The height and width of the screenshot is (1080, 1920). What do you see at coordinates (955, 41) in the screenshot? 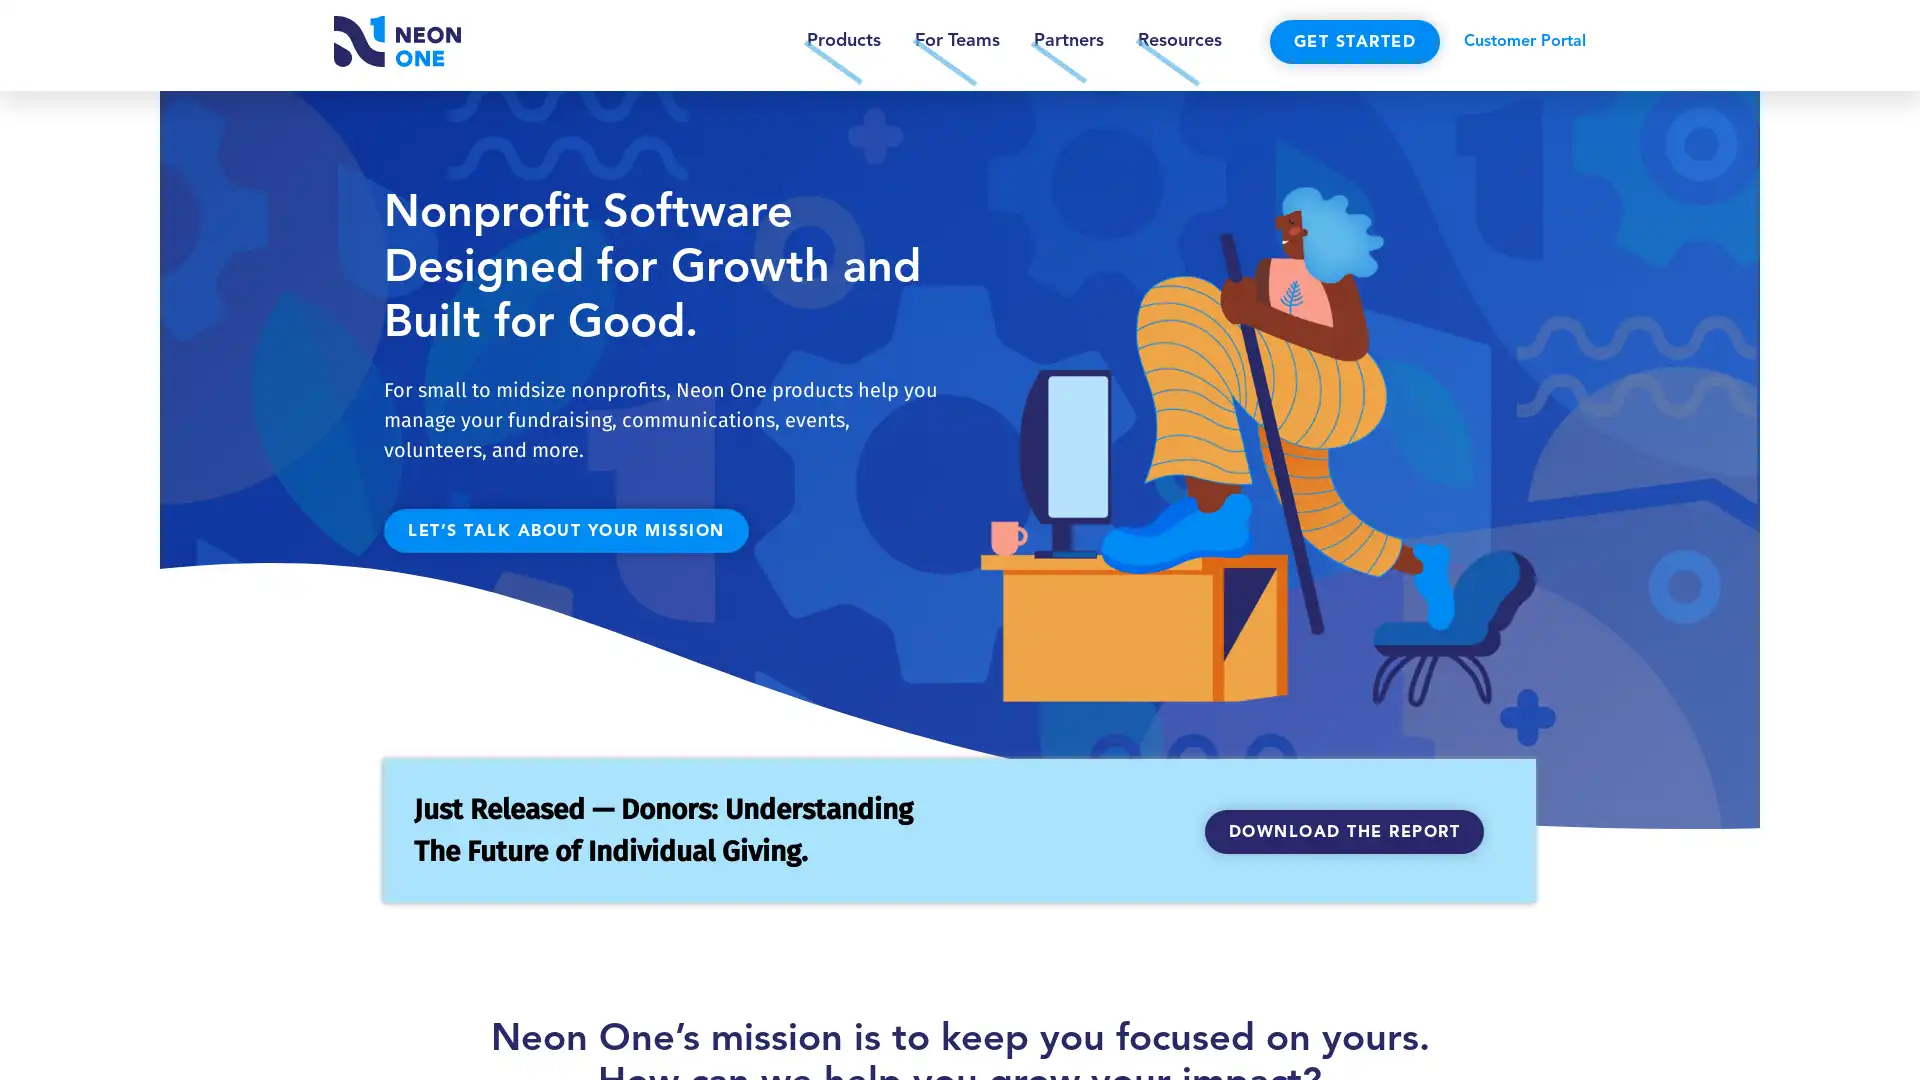
I see `For Teams` at bounding box center [955, 41].